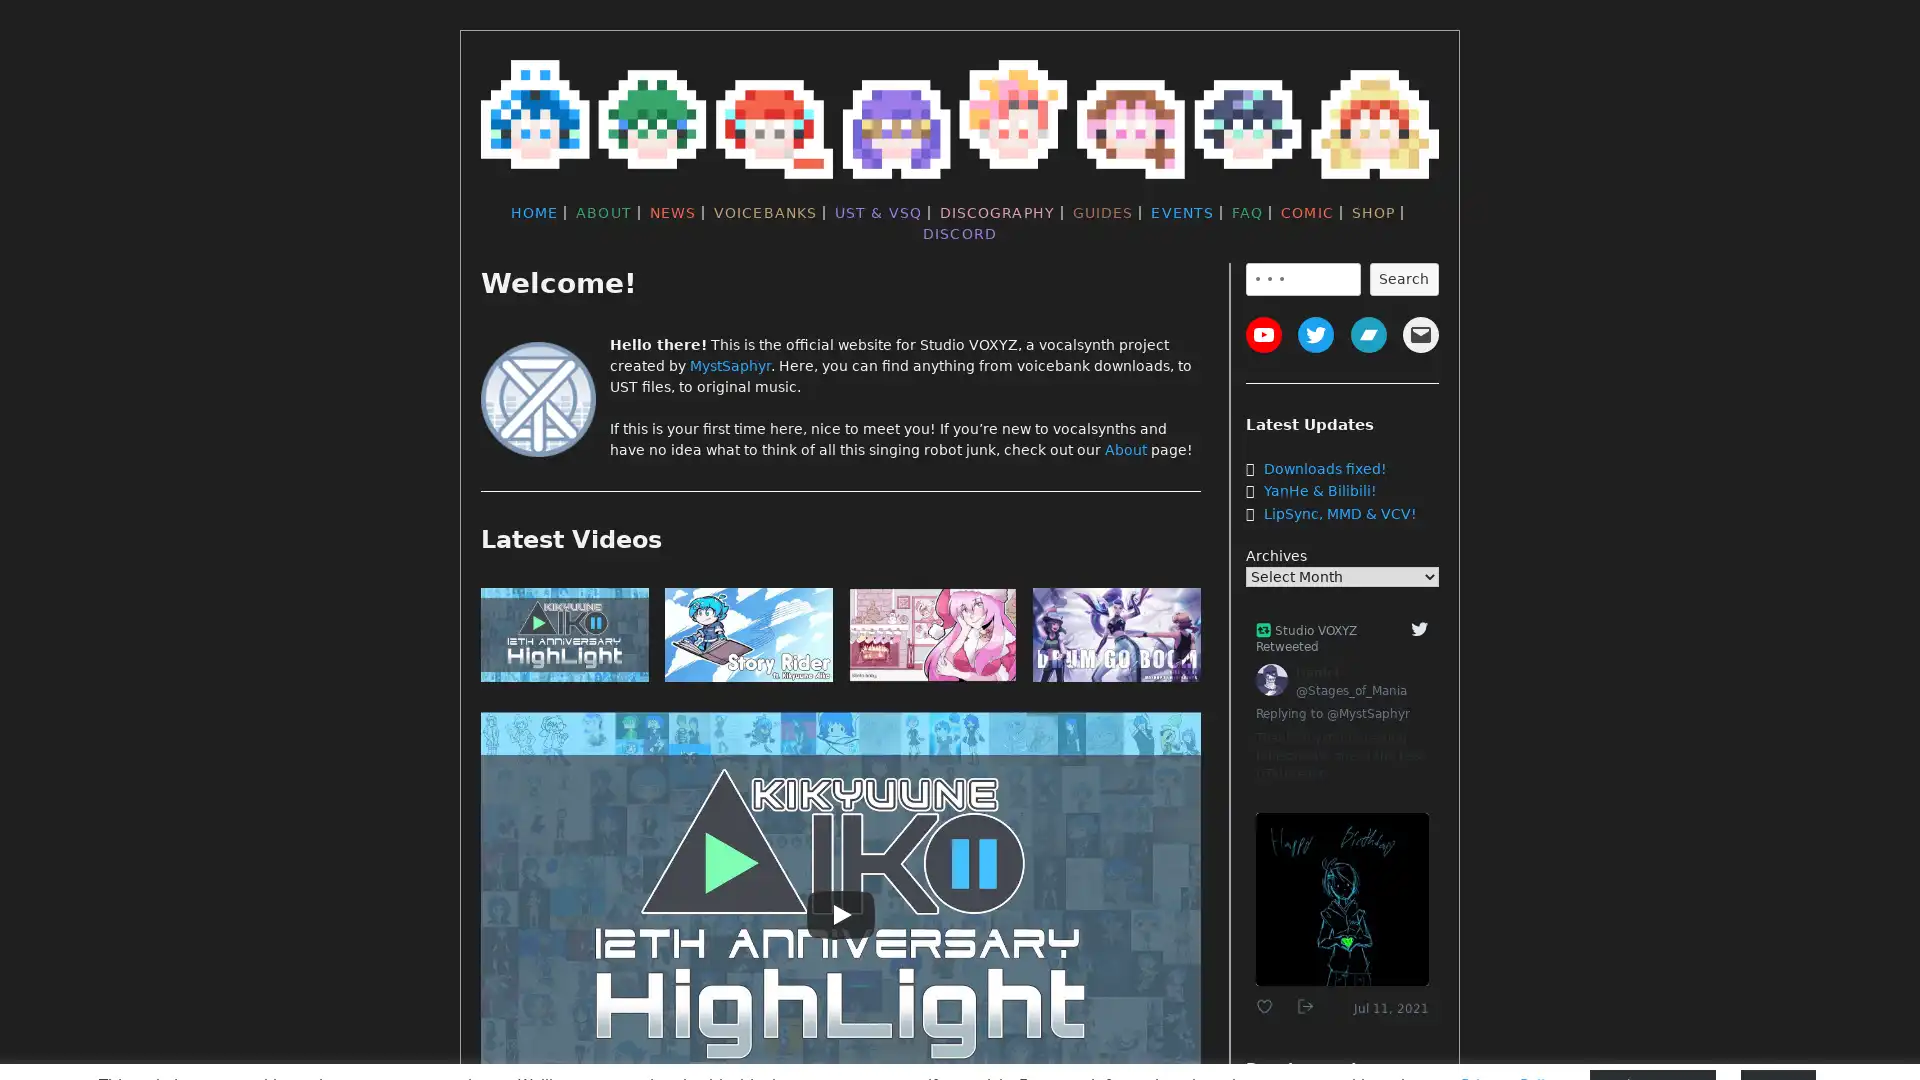 Image resolution: width=1920 pixels, height=1080 pixels. What do you see at coordinates (1402, 278) in the screenshot?
I see `Search` at bounding box center [1402, 278].